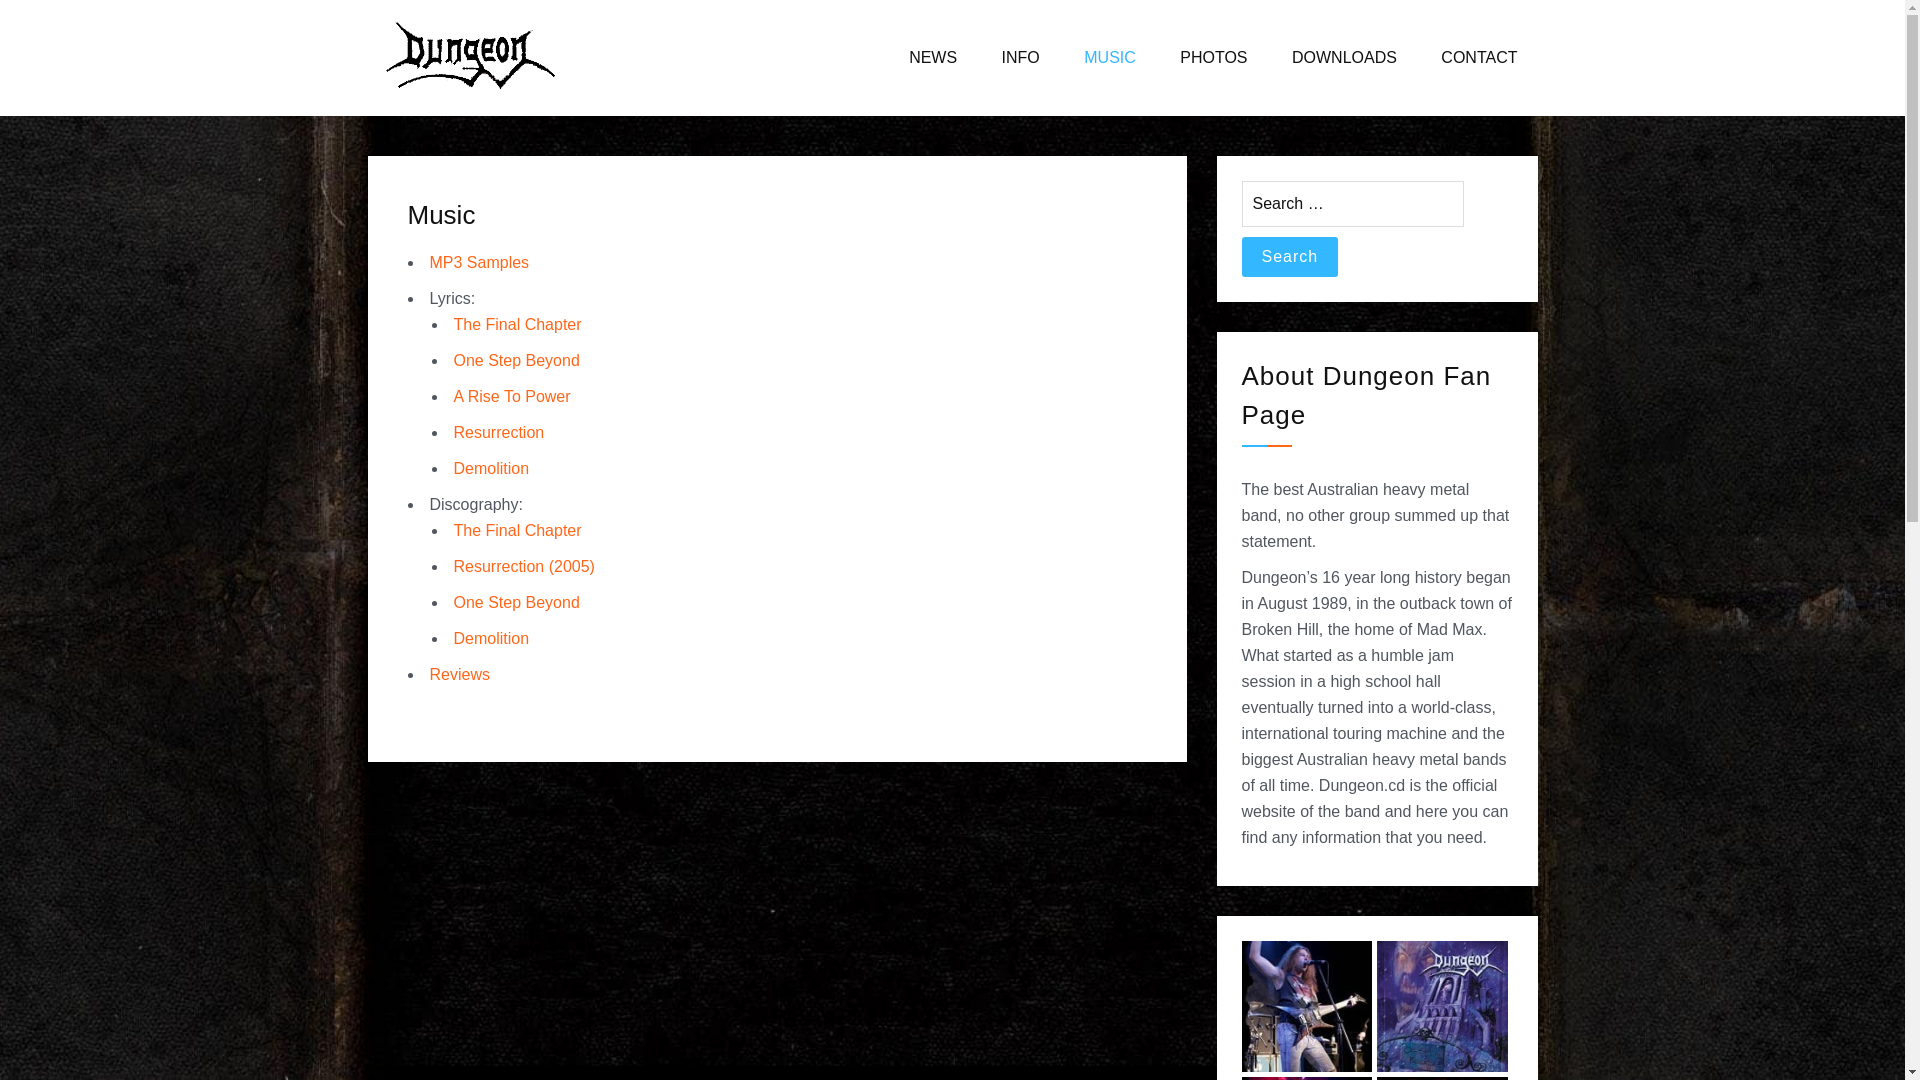 This screenshot has height=1080, width=1920. I want to click on 'Search', so click(1290, 256).